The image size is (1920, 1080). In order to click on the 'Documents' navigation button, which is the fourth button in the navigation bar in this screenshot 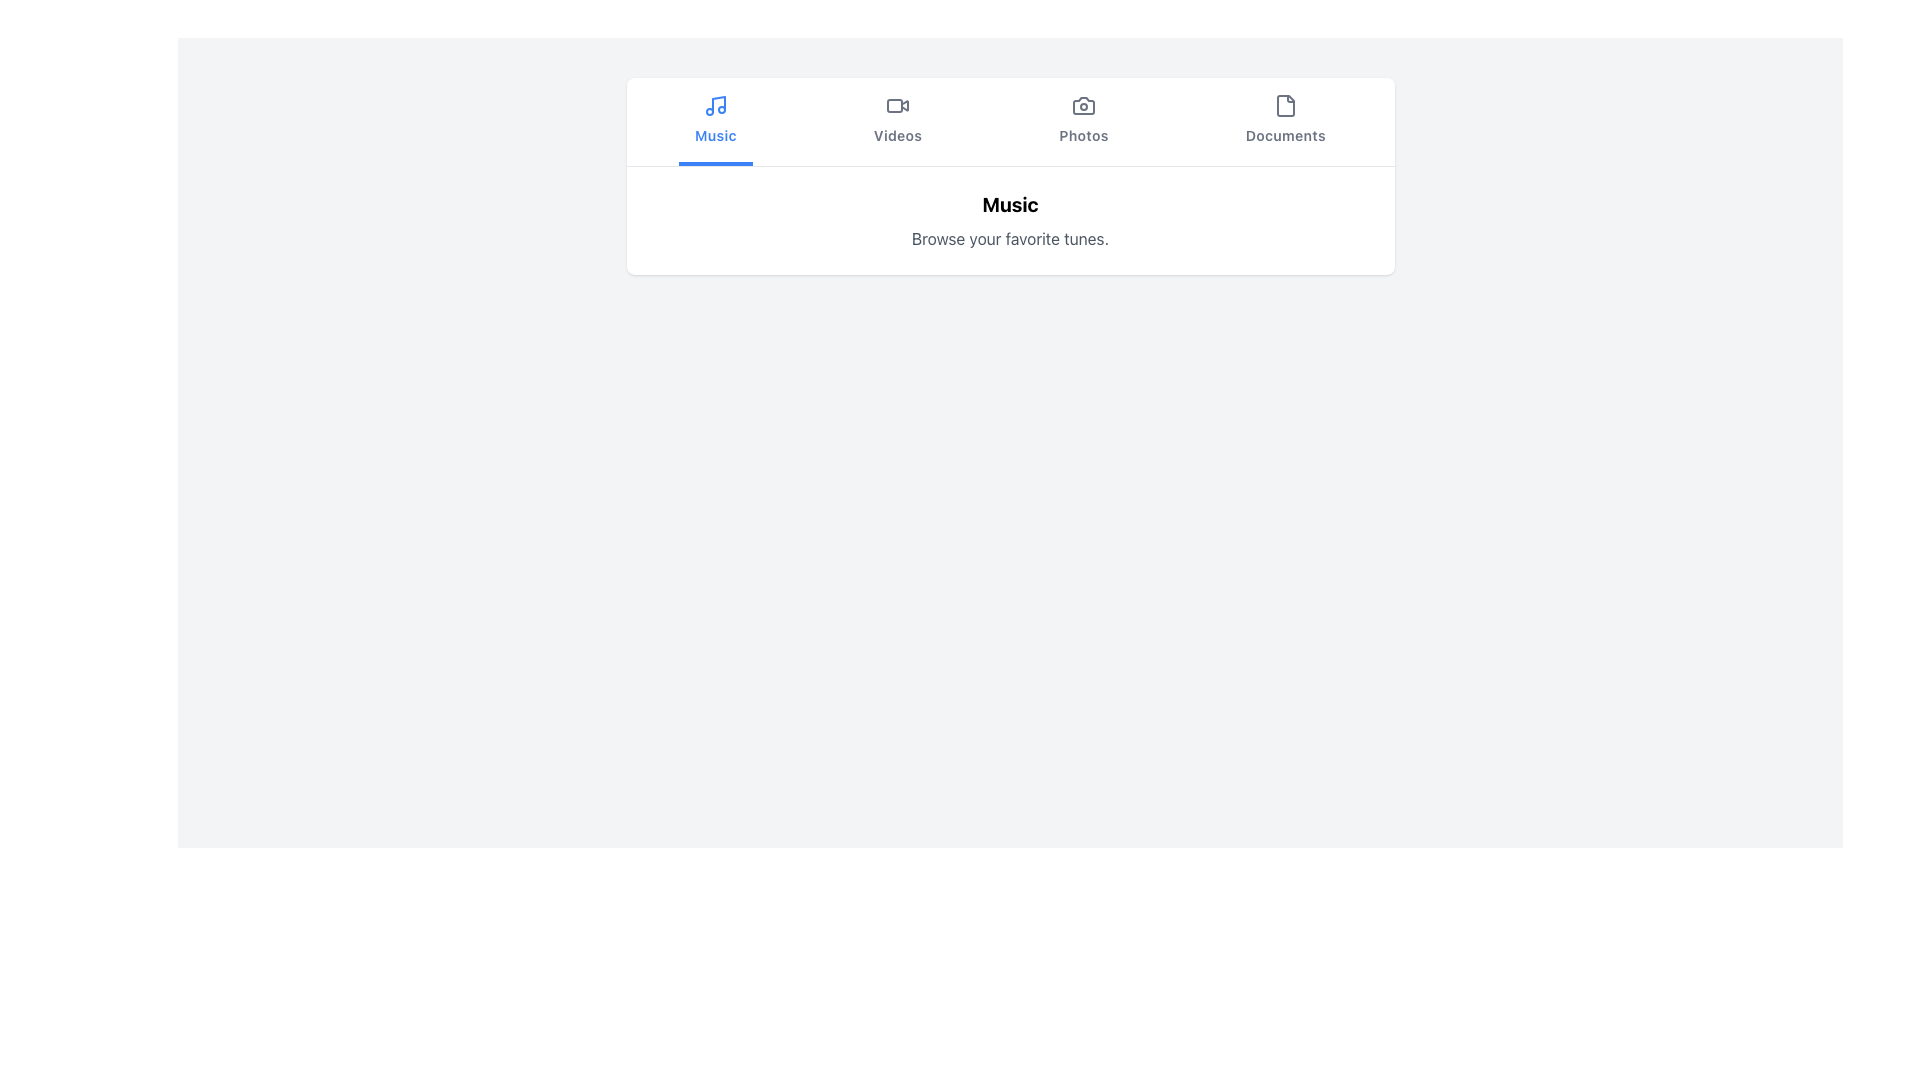, I will do `click(1285, 122)`.